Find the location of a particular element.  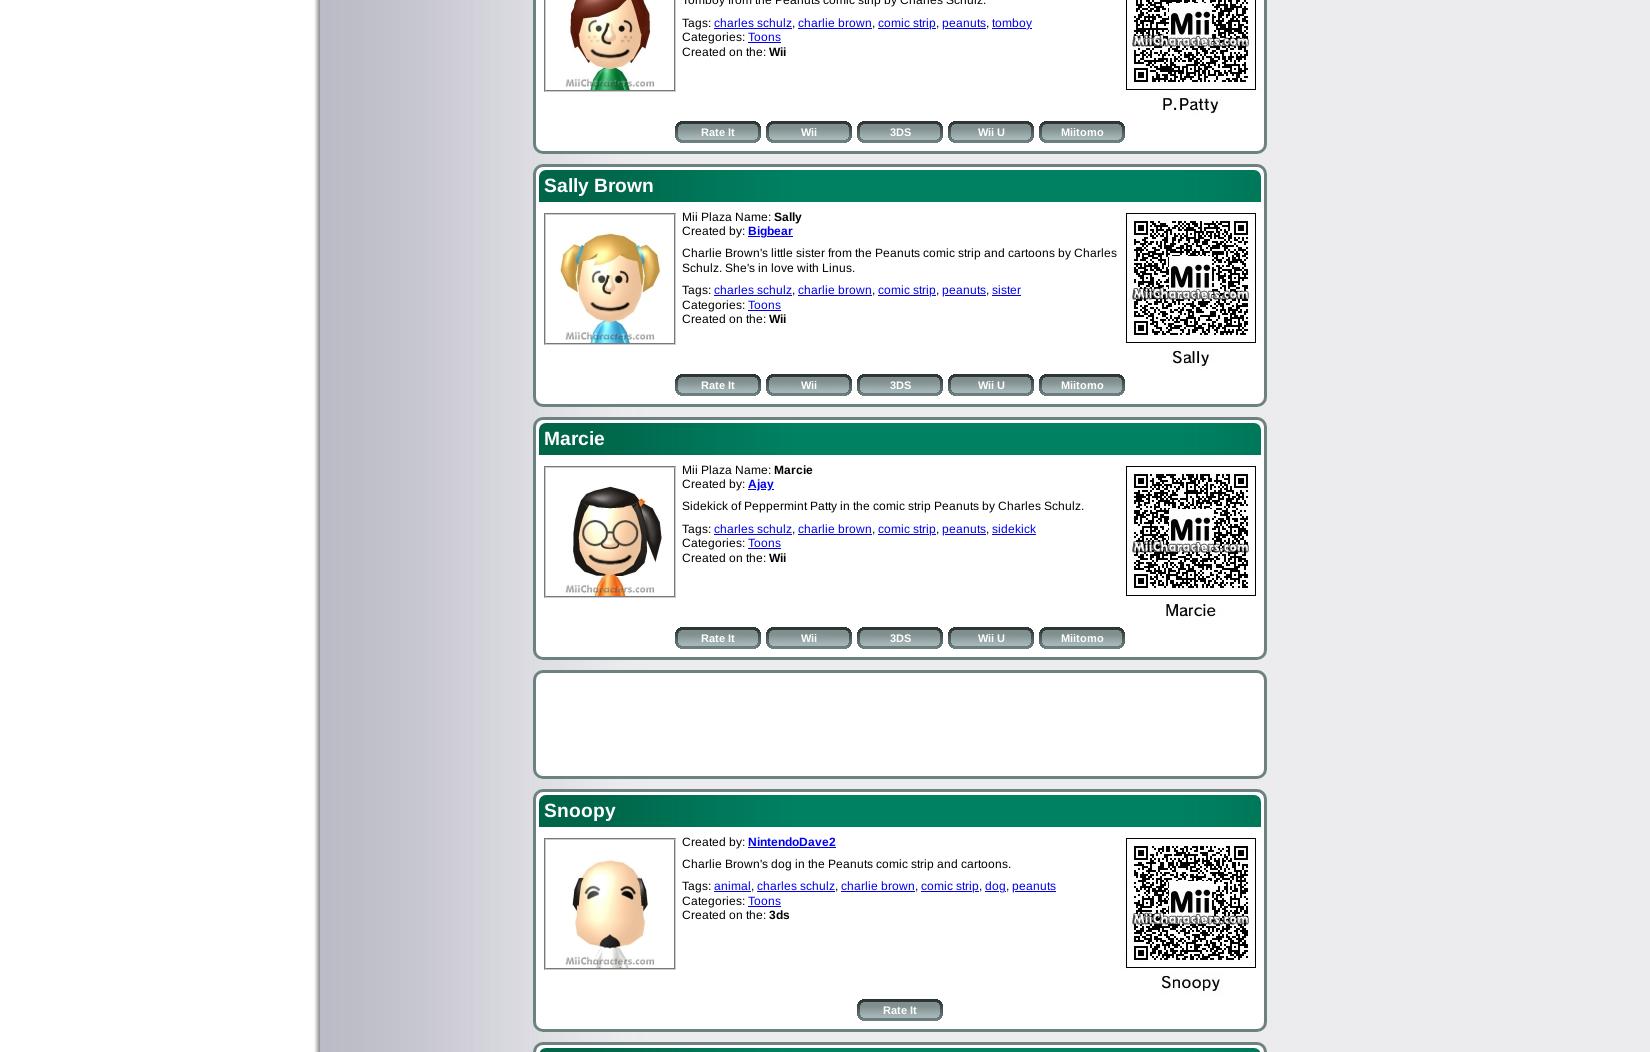

'sidekick' is located at coordinates (1013, 527).